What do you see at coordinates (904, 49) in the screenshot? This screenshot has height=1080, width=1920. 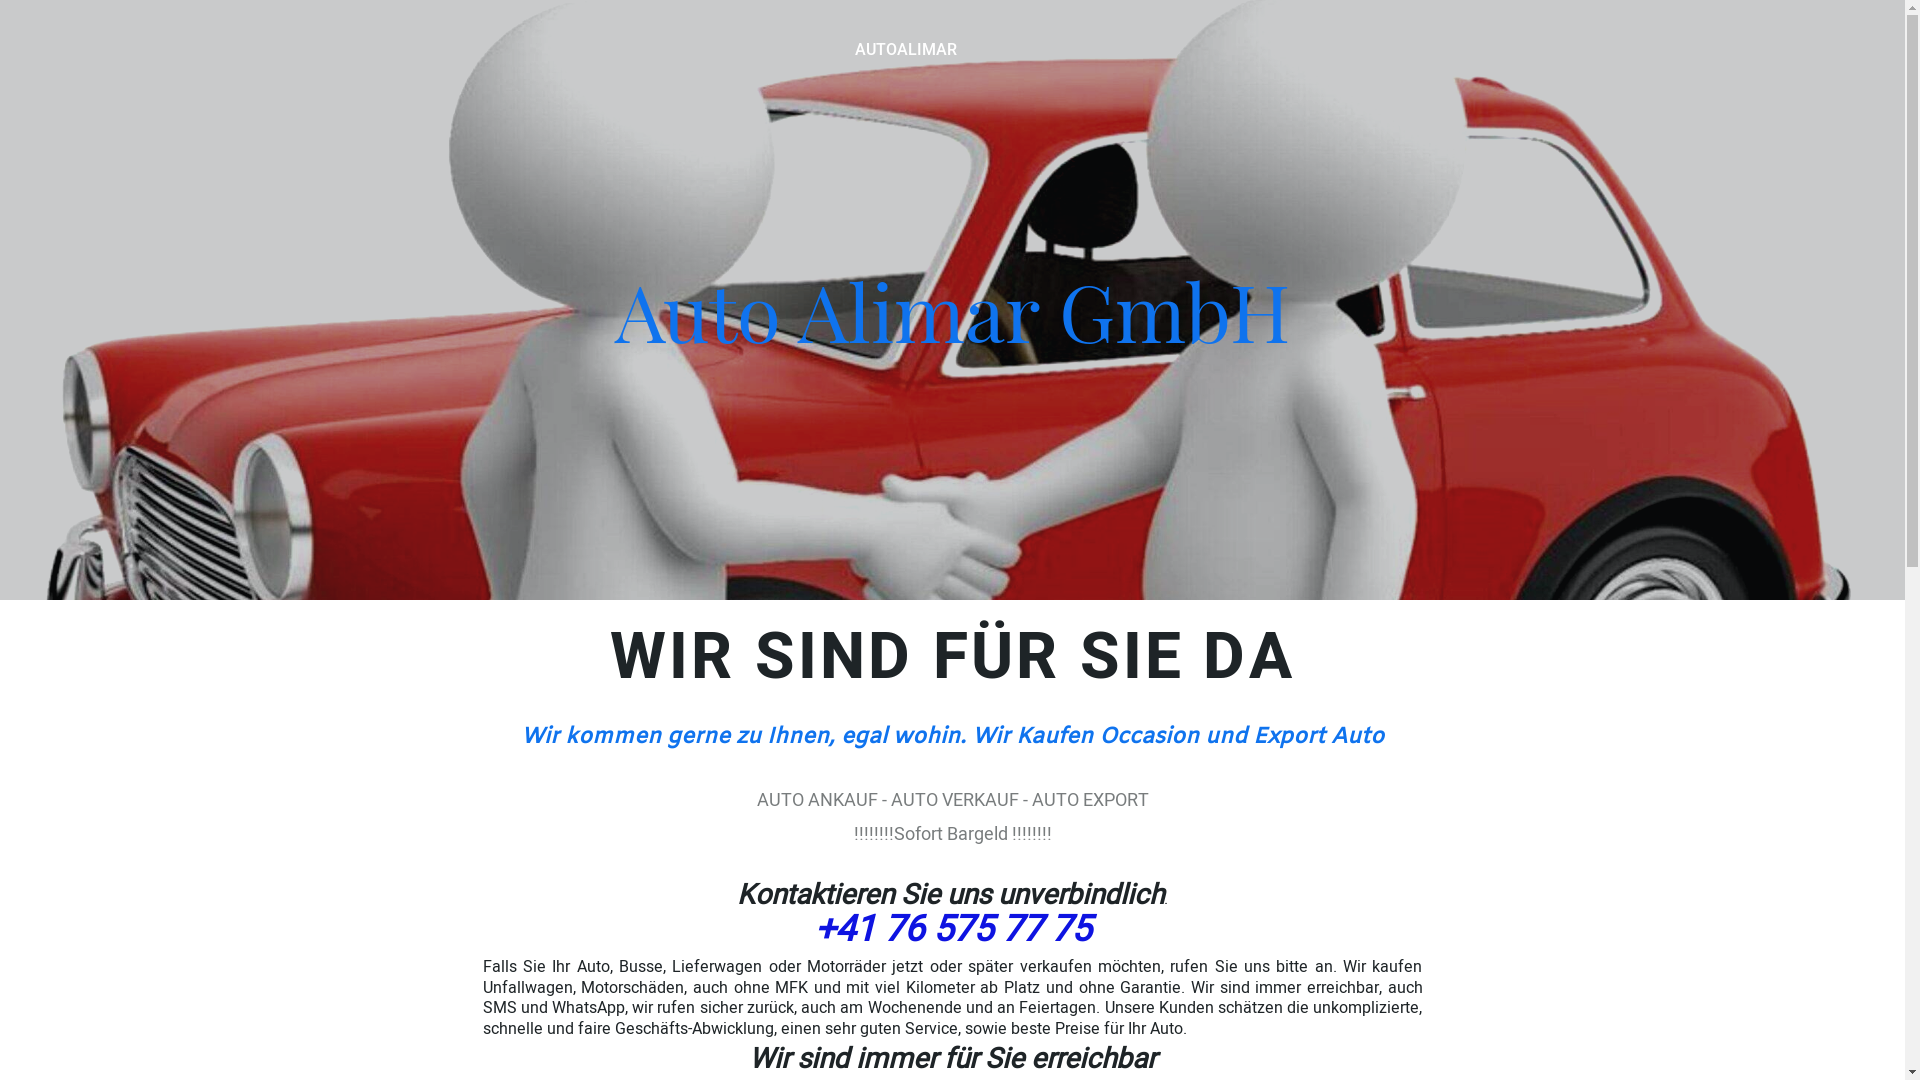 I see `'AUTOALIMAR'` at bounding box center [904, 49].